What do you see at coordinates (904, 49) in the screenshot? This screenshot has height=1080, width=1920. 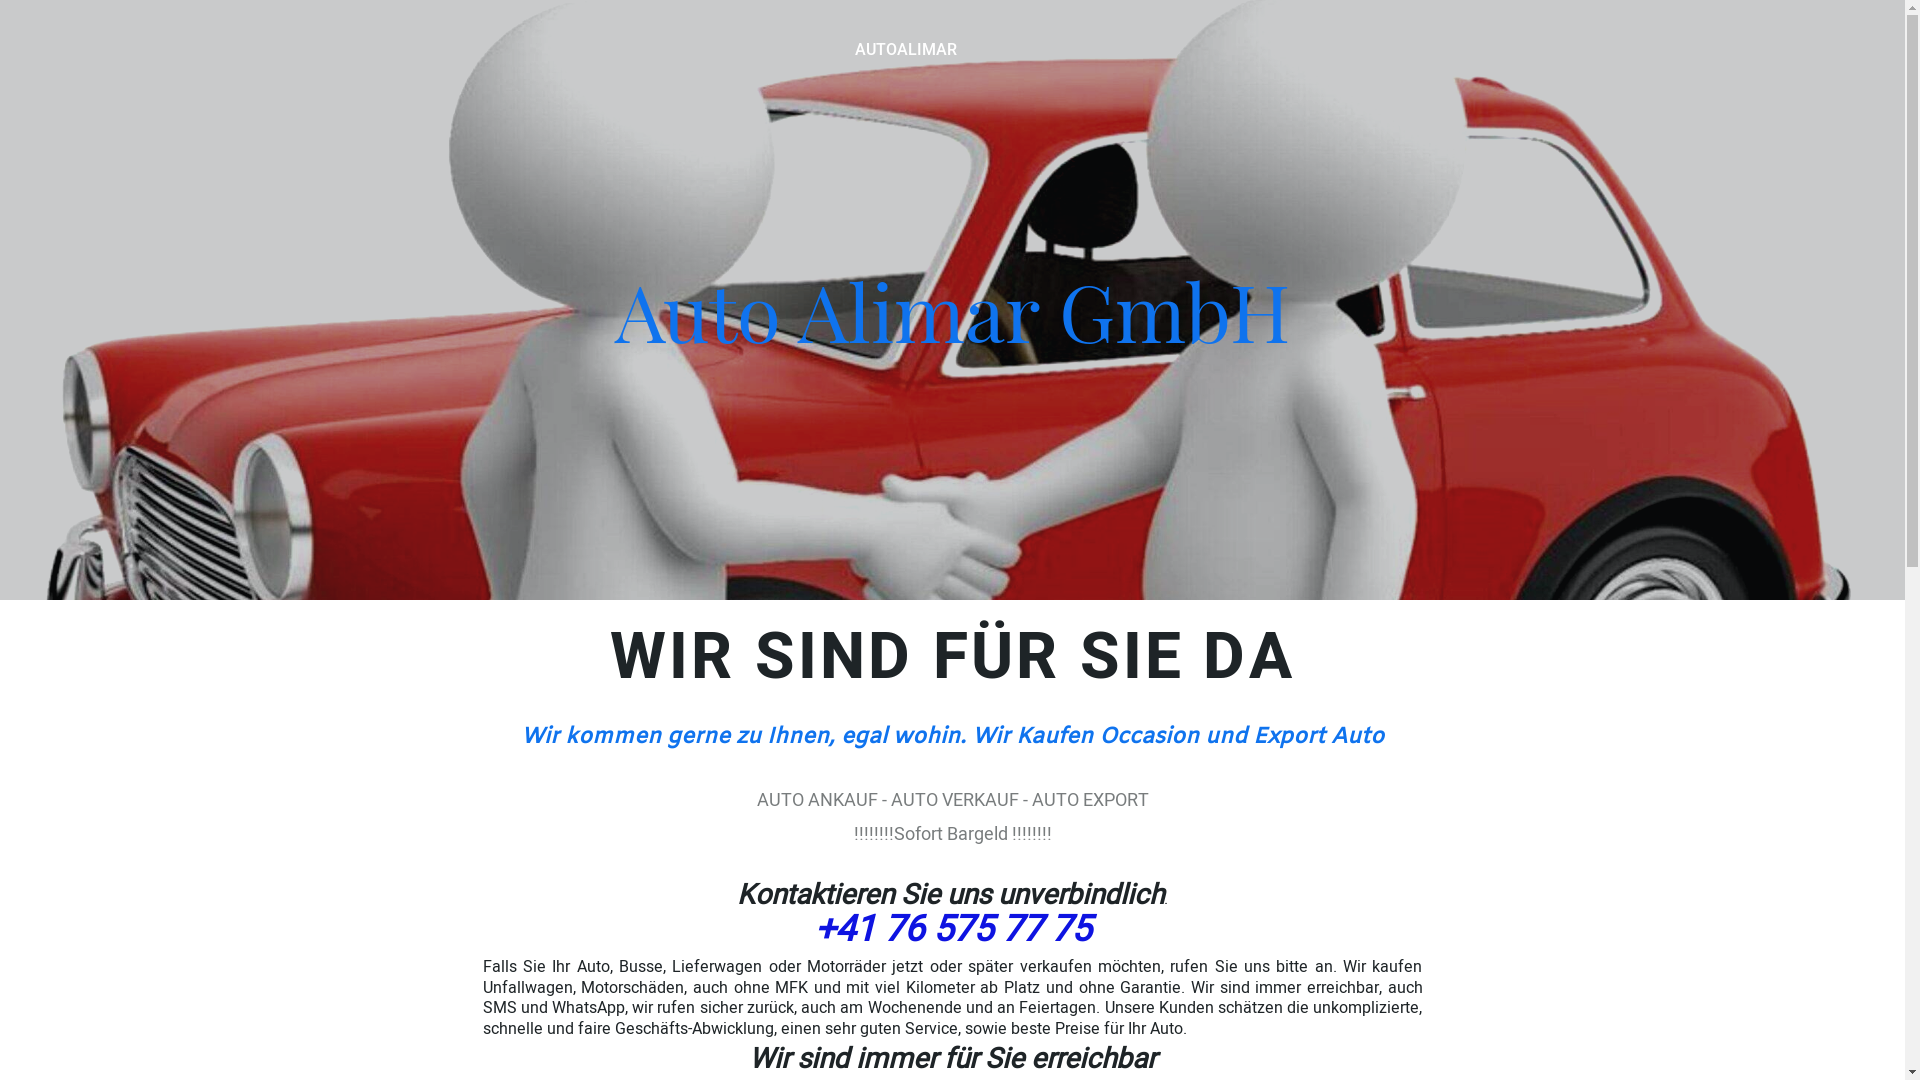 I see `'AUTOALIMAR'` at bounding box center [904, 49].